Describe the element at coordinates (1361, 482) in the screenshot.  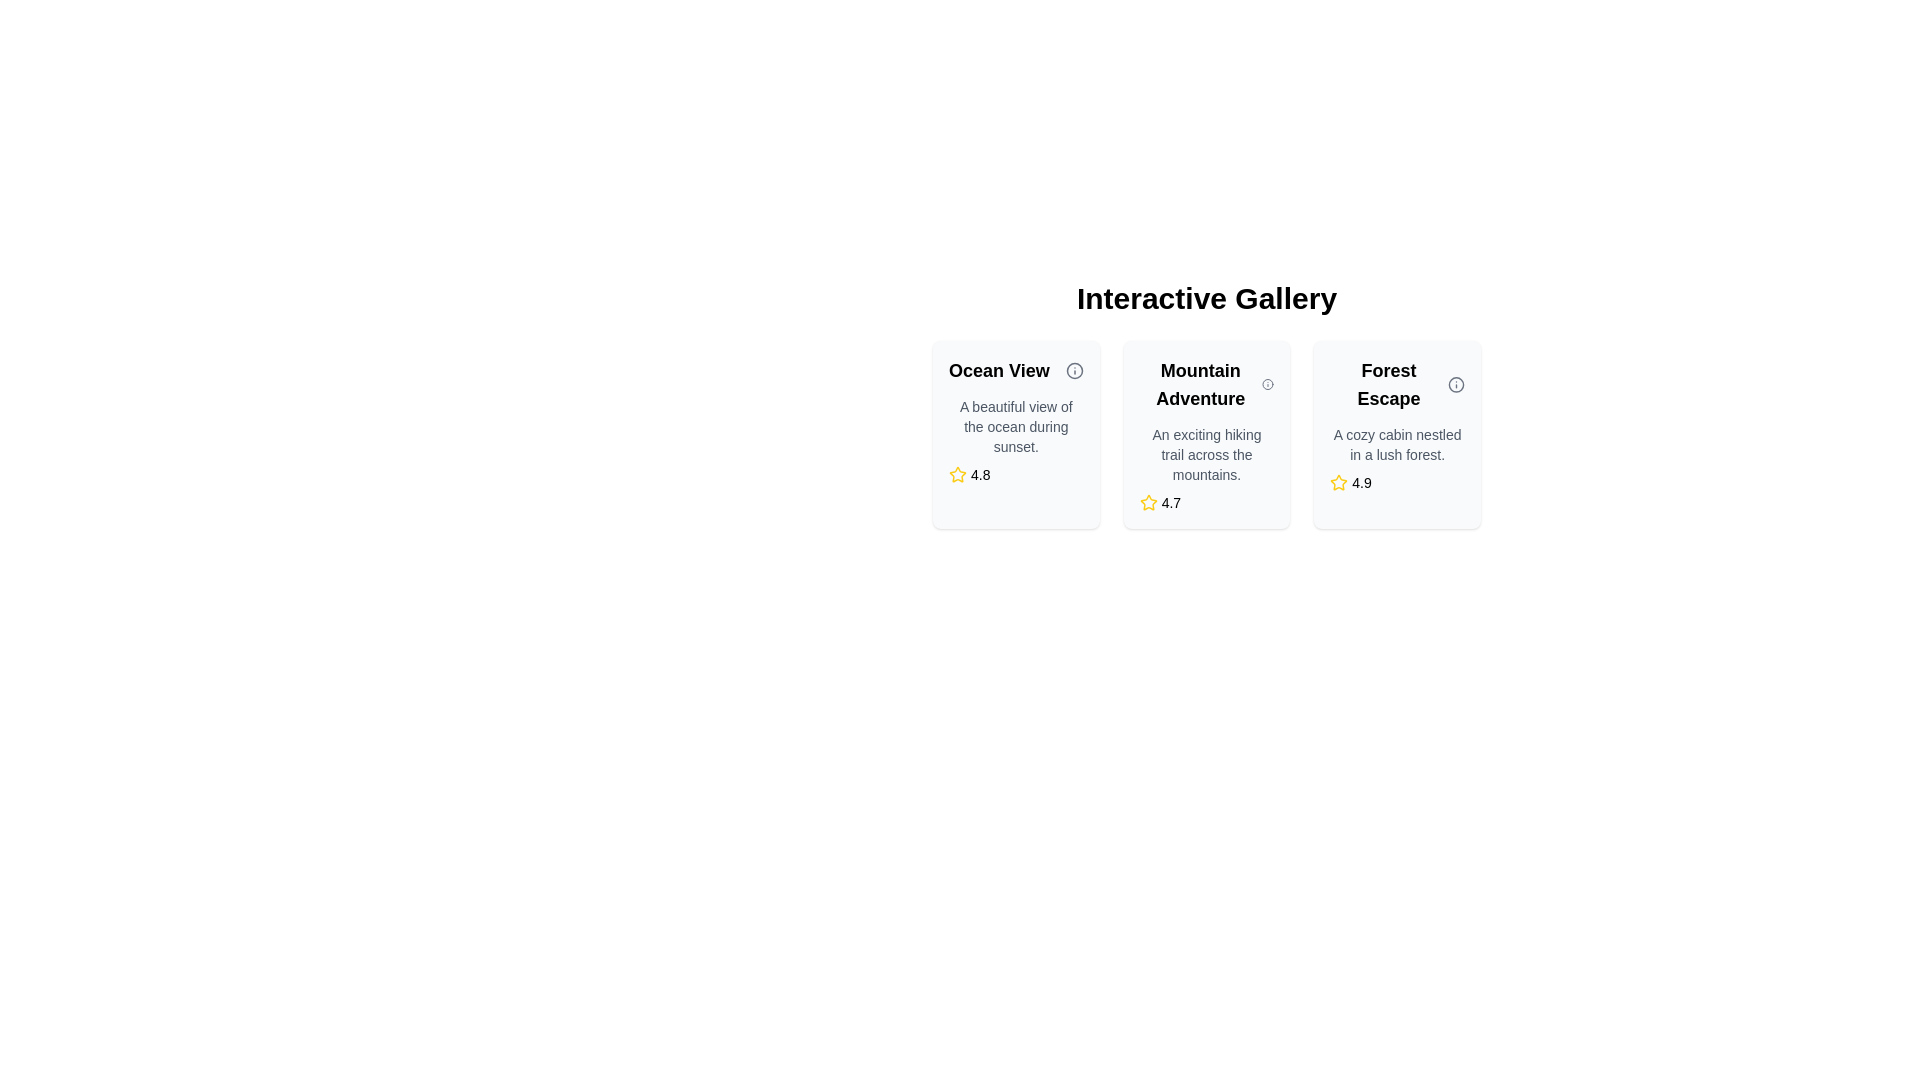
I see `the text label displaying the rating score adjacent to the yellow star icon at the bottom of the 'Forest Escape' card` at that location.